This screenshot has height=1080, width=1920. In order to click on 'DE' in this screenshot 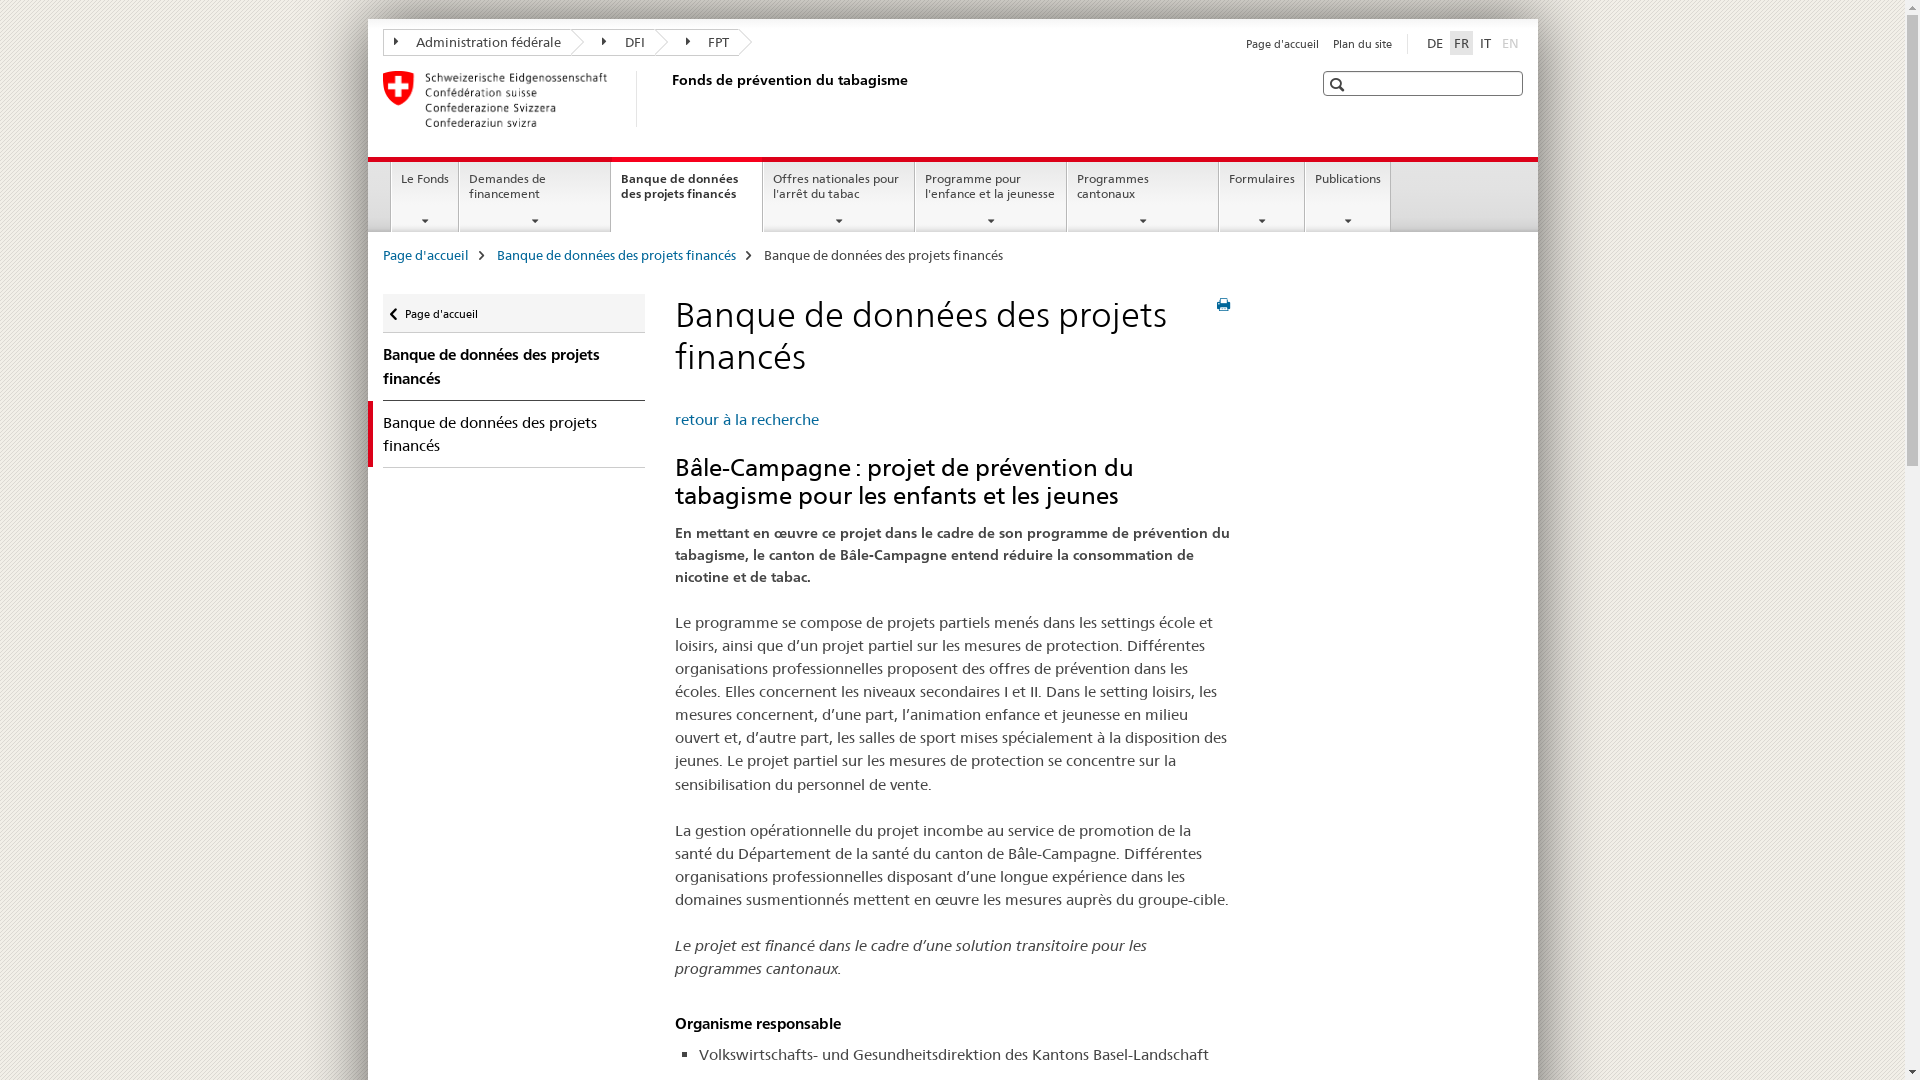, I will do `click(1433, 42)`.